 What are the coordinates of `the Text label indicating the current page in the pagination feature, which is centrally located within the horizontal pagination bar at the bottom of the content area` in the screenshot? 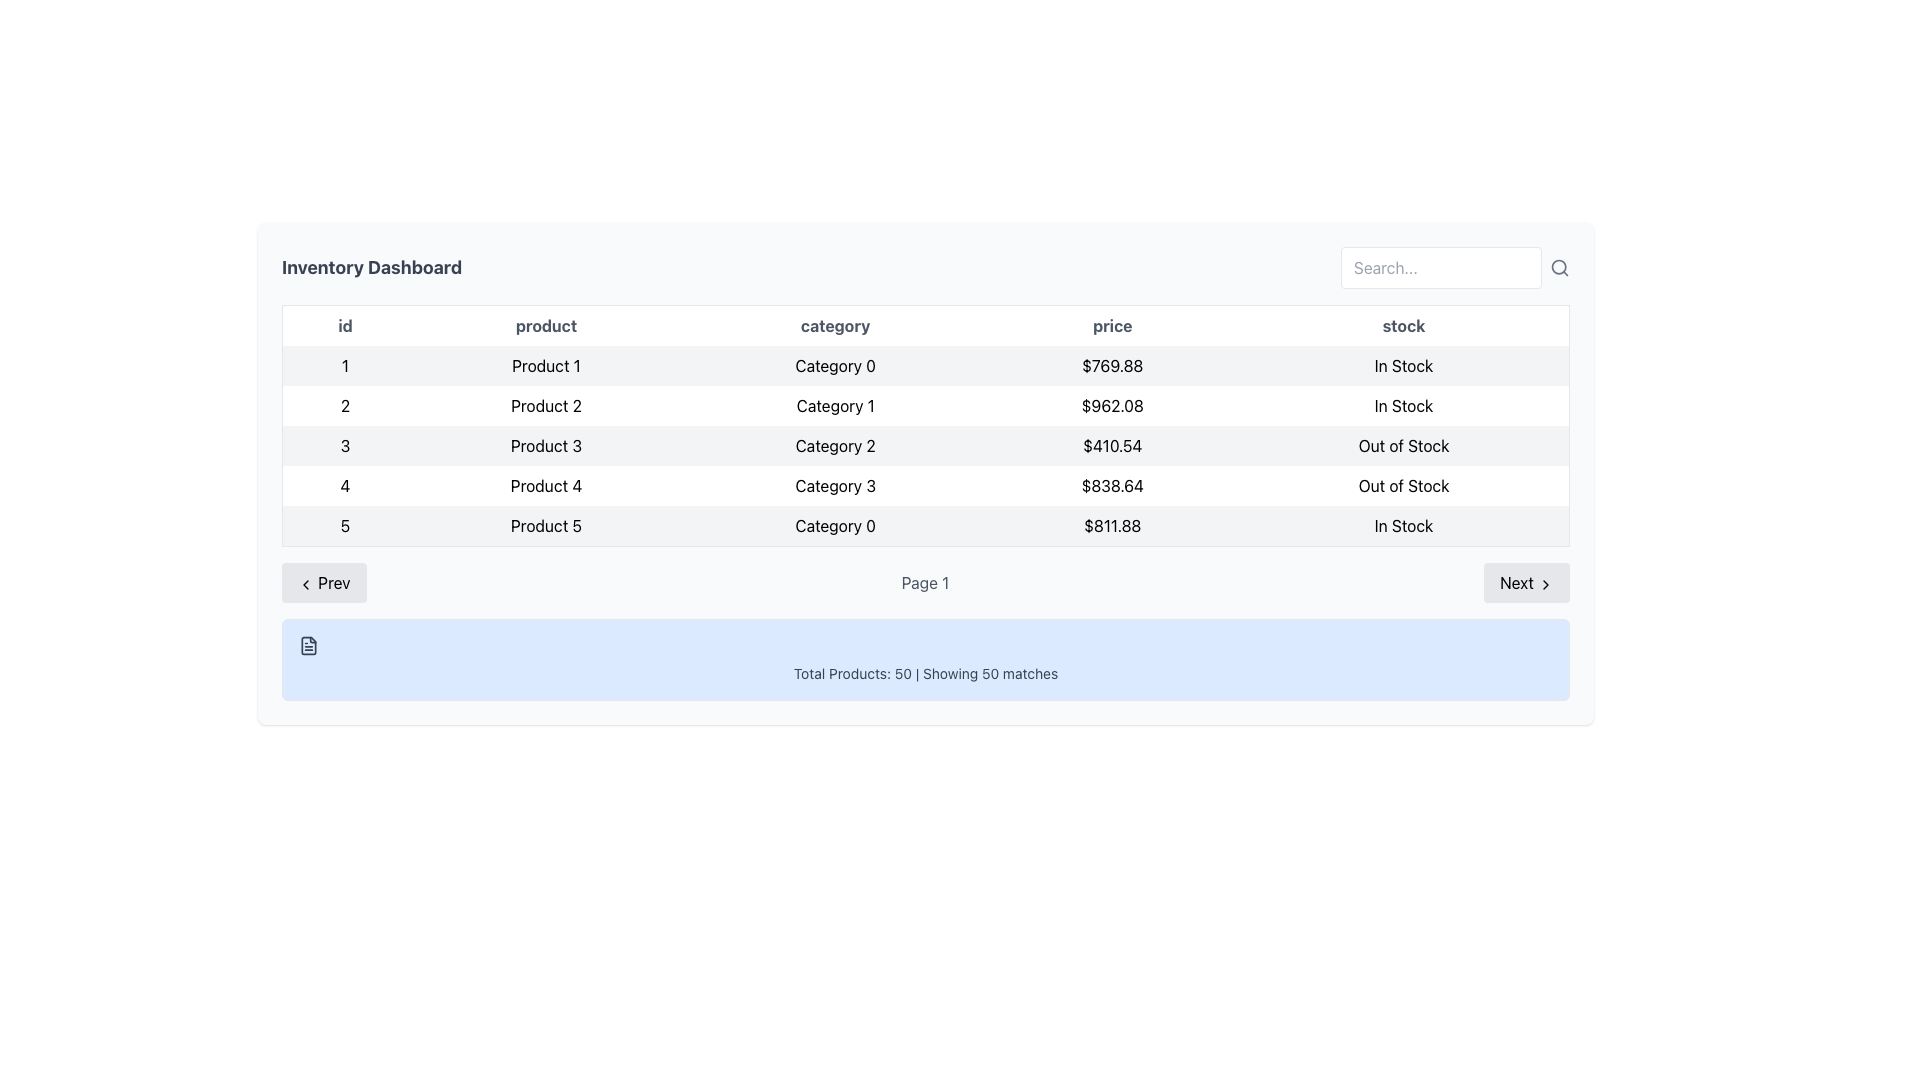 It's located at (924, 582).